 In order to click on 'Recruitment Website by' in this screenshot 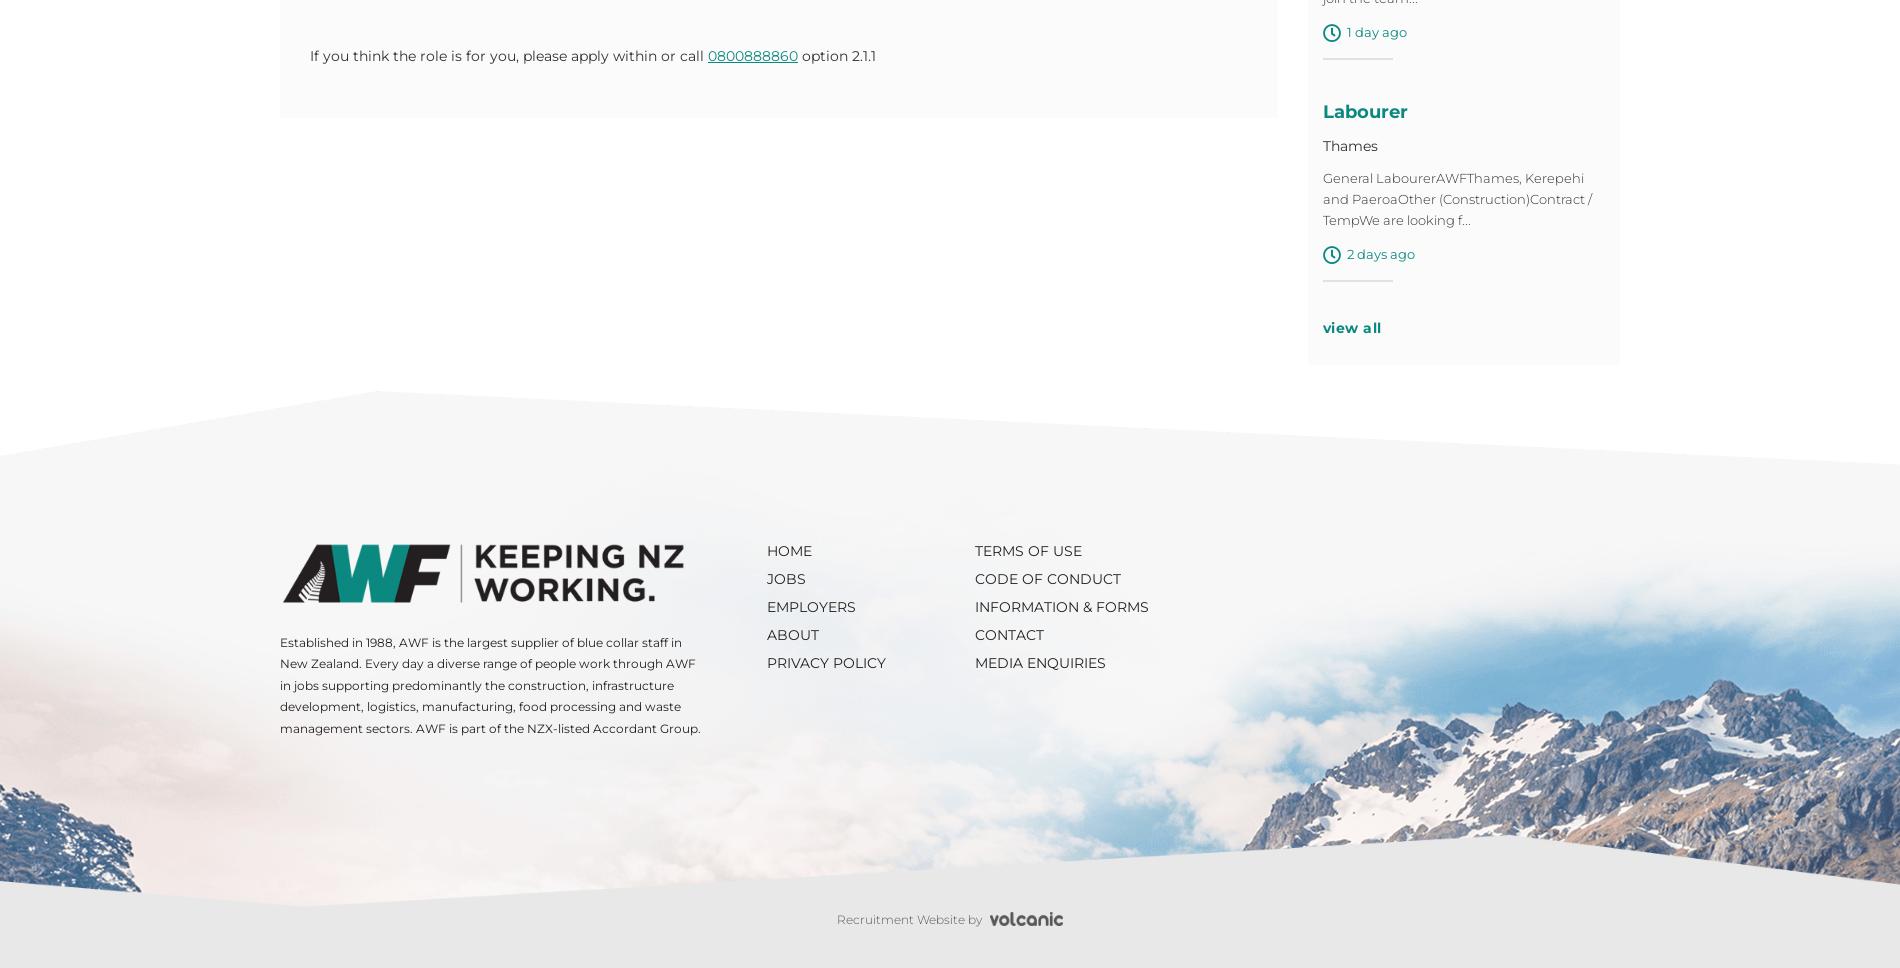, I will do `click(835, 924)`.